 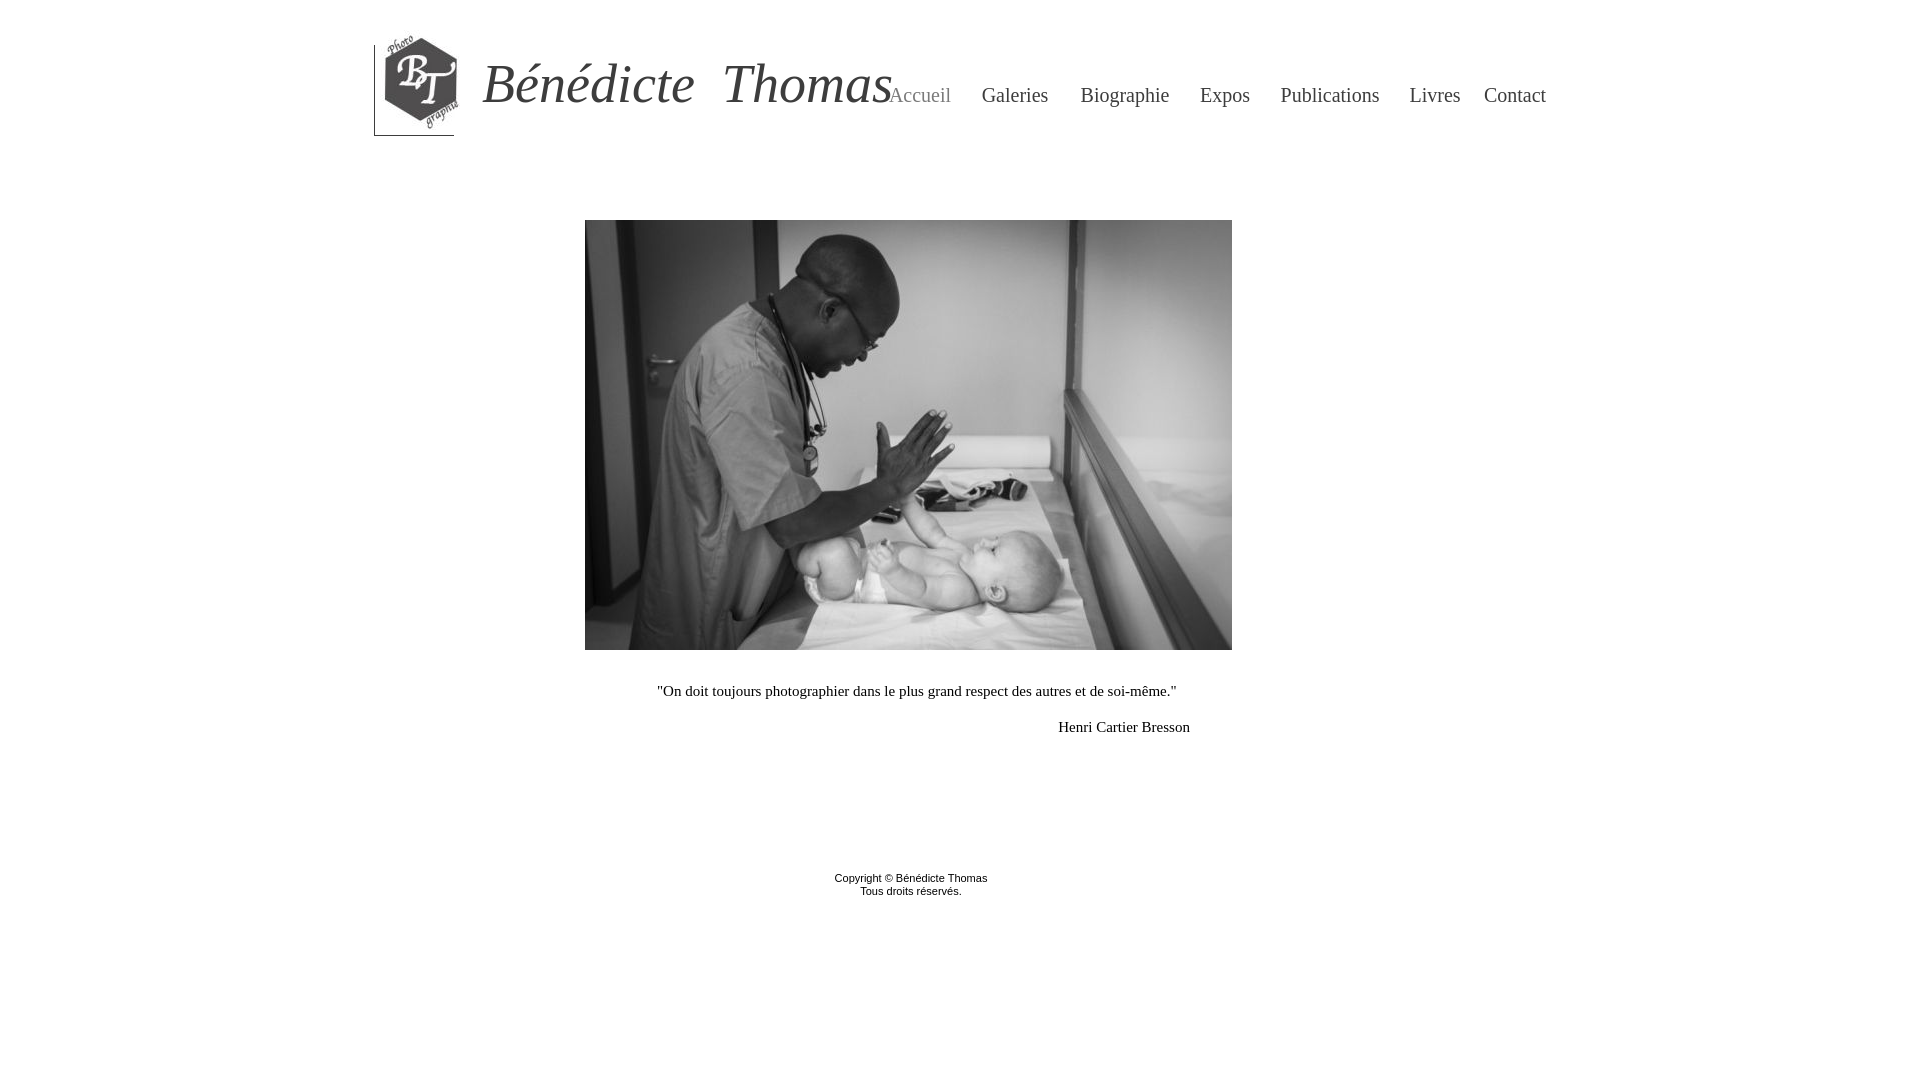 What do you see at coordinates (1223, 95) in the screenshot?
I see `'Expos'` at bounding box center [1223, 95].